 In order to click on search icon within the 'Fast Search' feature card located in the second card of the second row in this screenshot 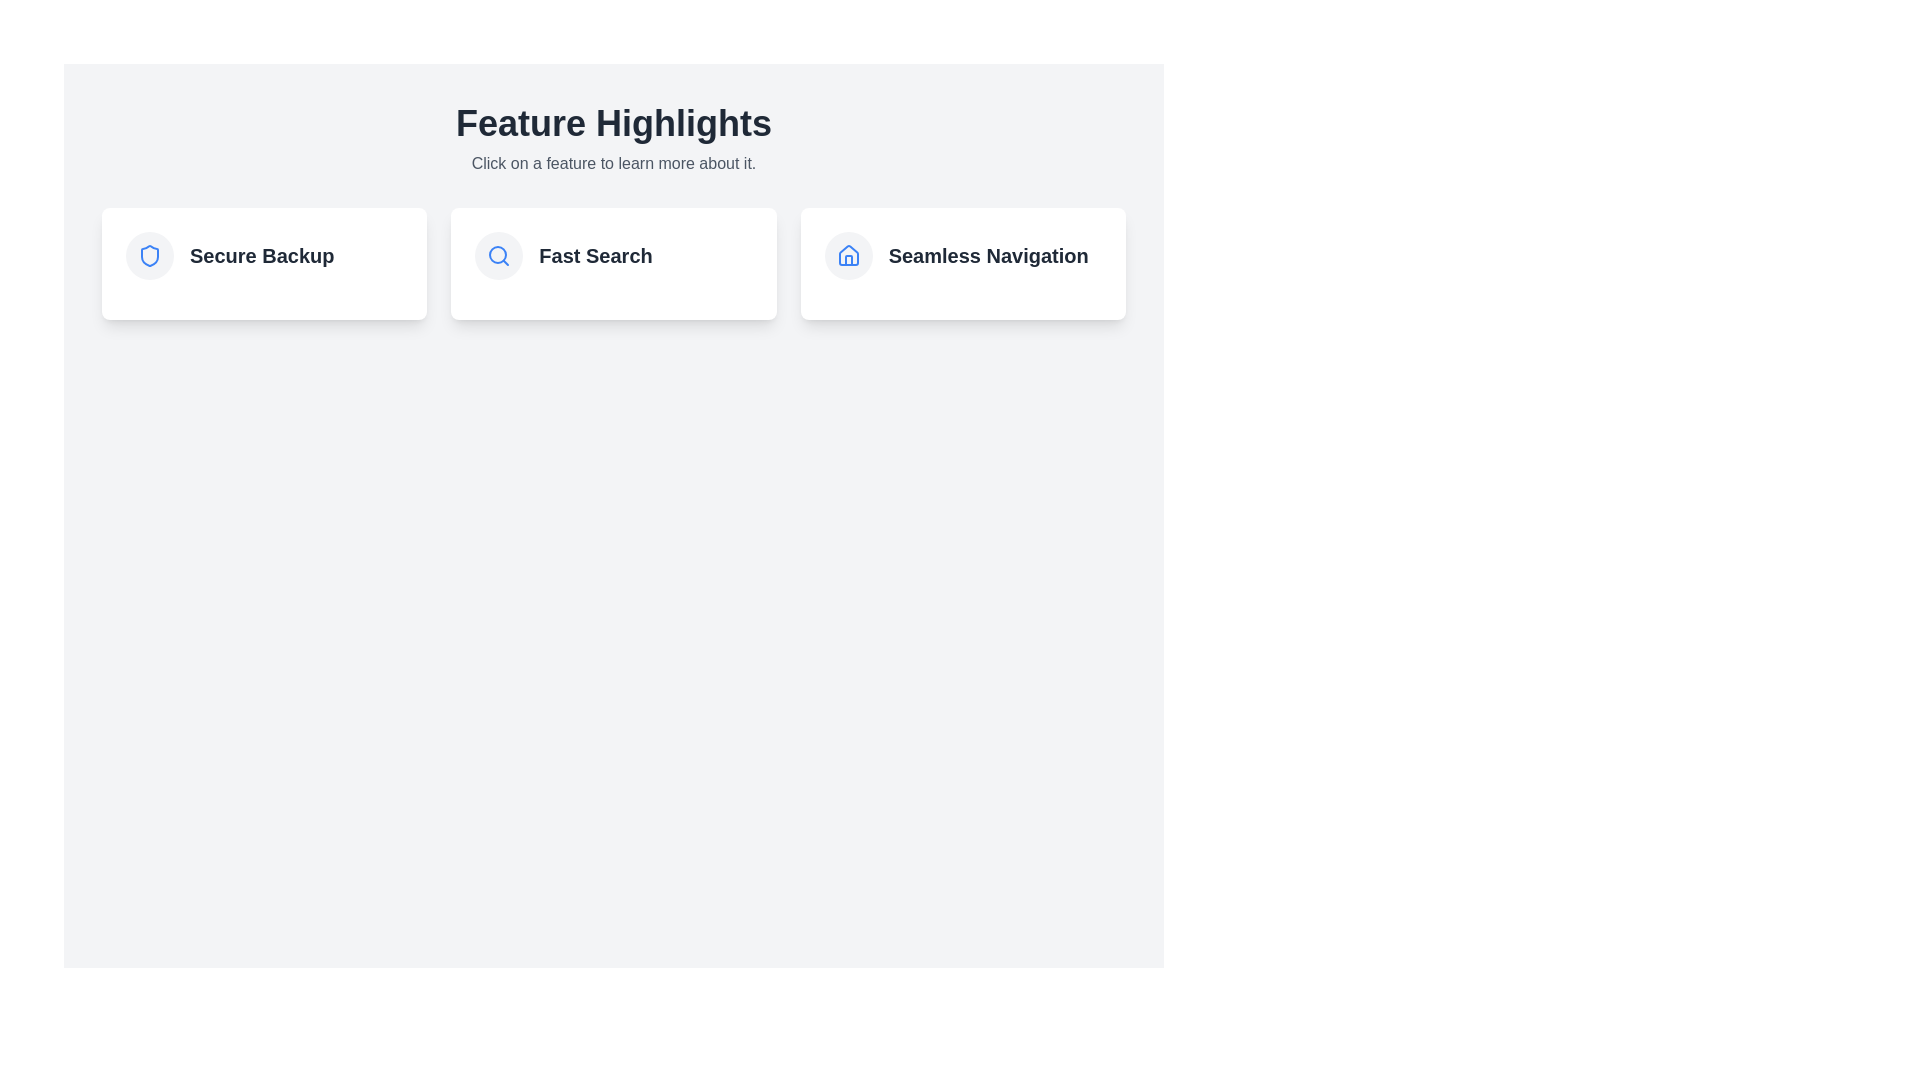, I will do `click(498, 253)`.